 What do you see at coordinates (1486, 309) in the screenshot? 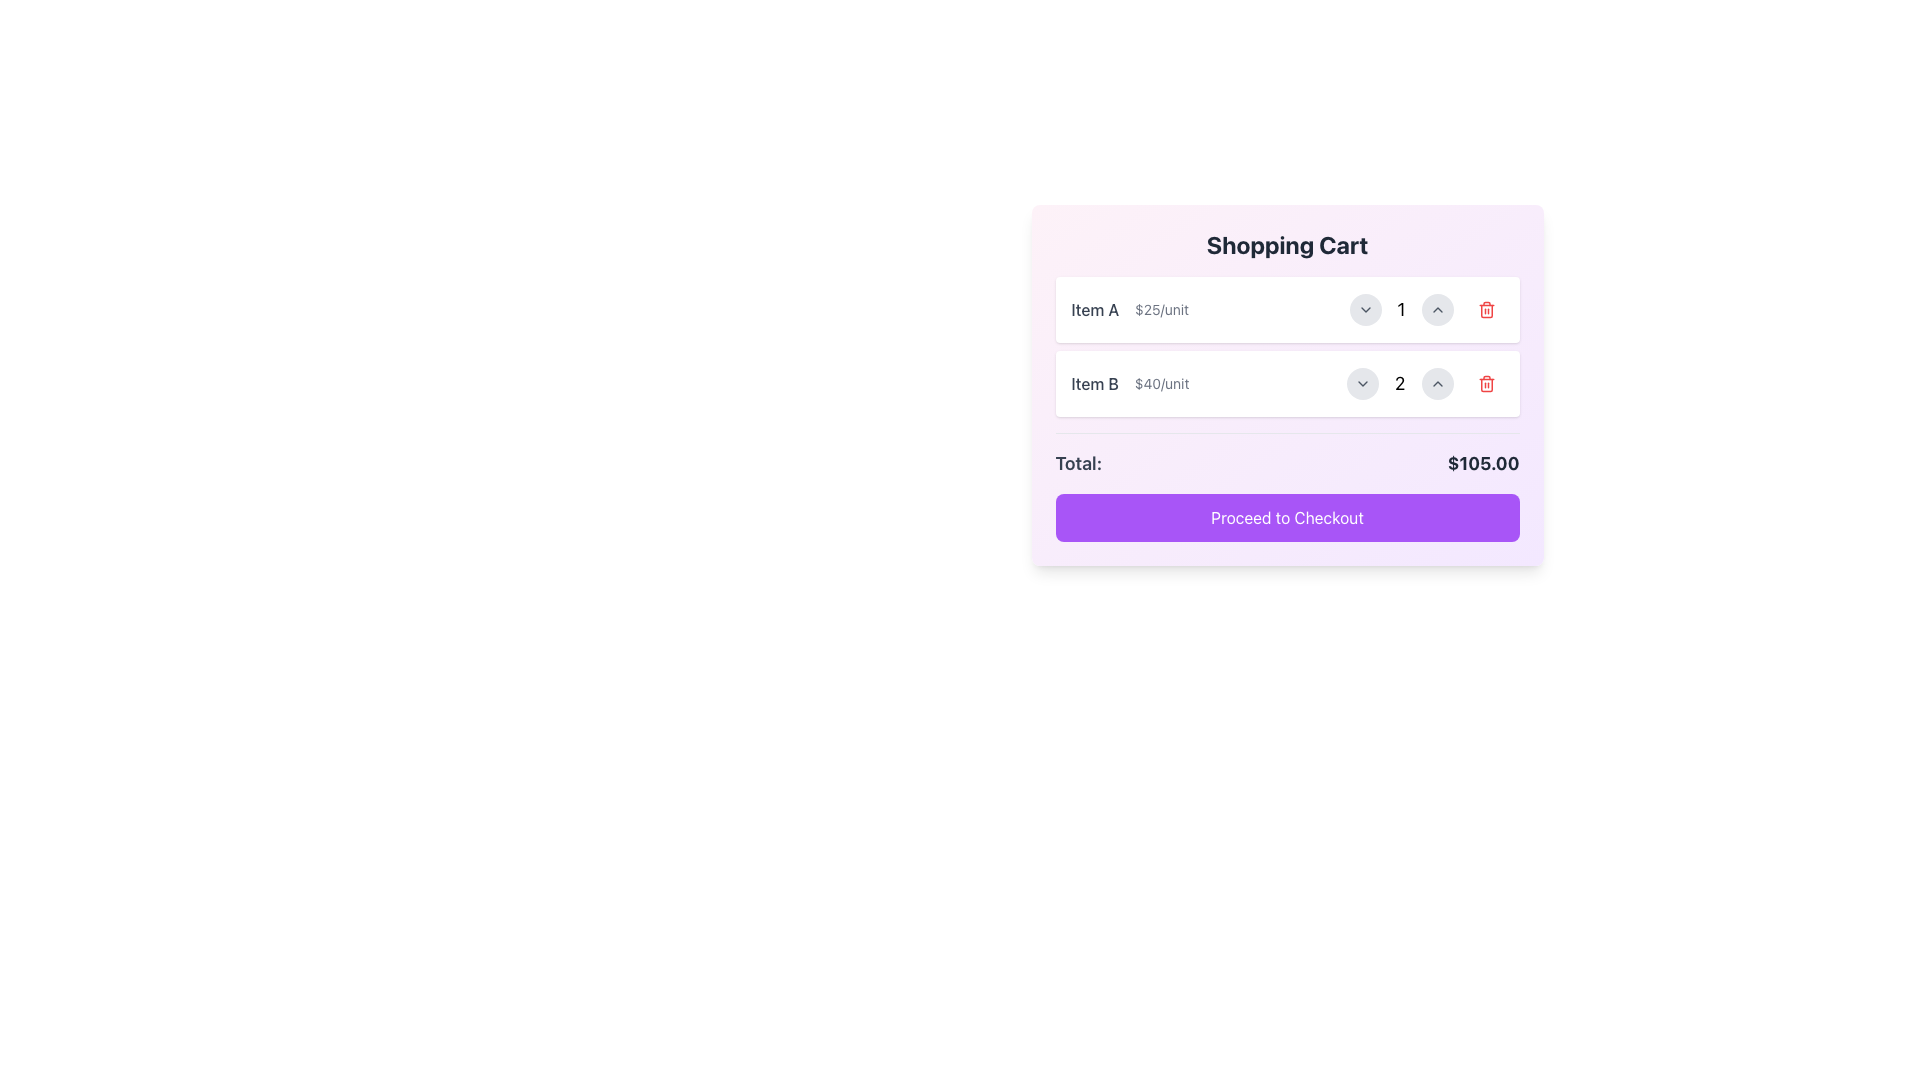
I see `the delete button located on the right side of the shopping cart interface next to the quantity selector for Item A to provide visual feedback` at bounding box center [1486, 309].